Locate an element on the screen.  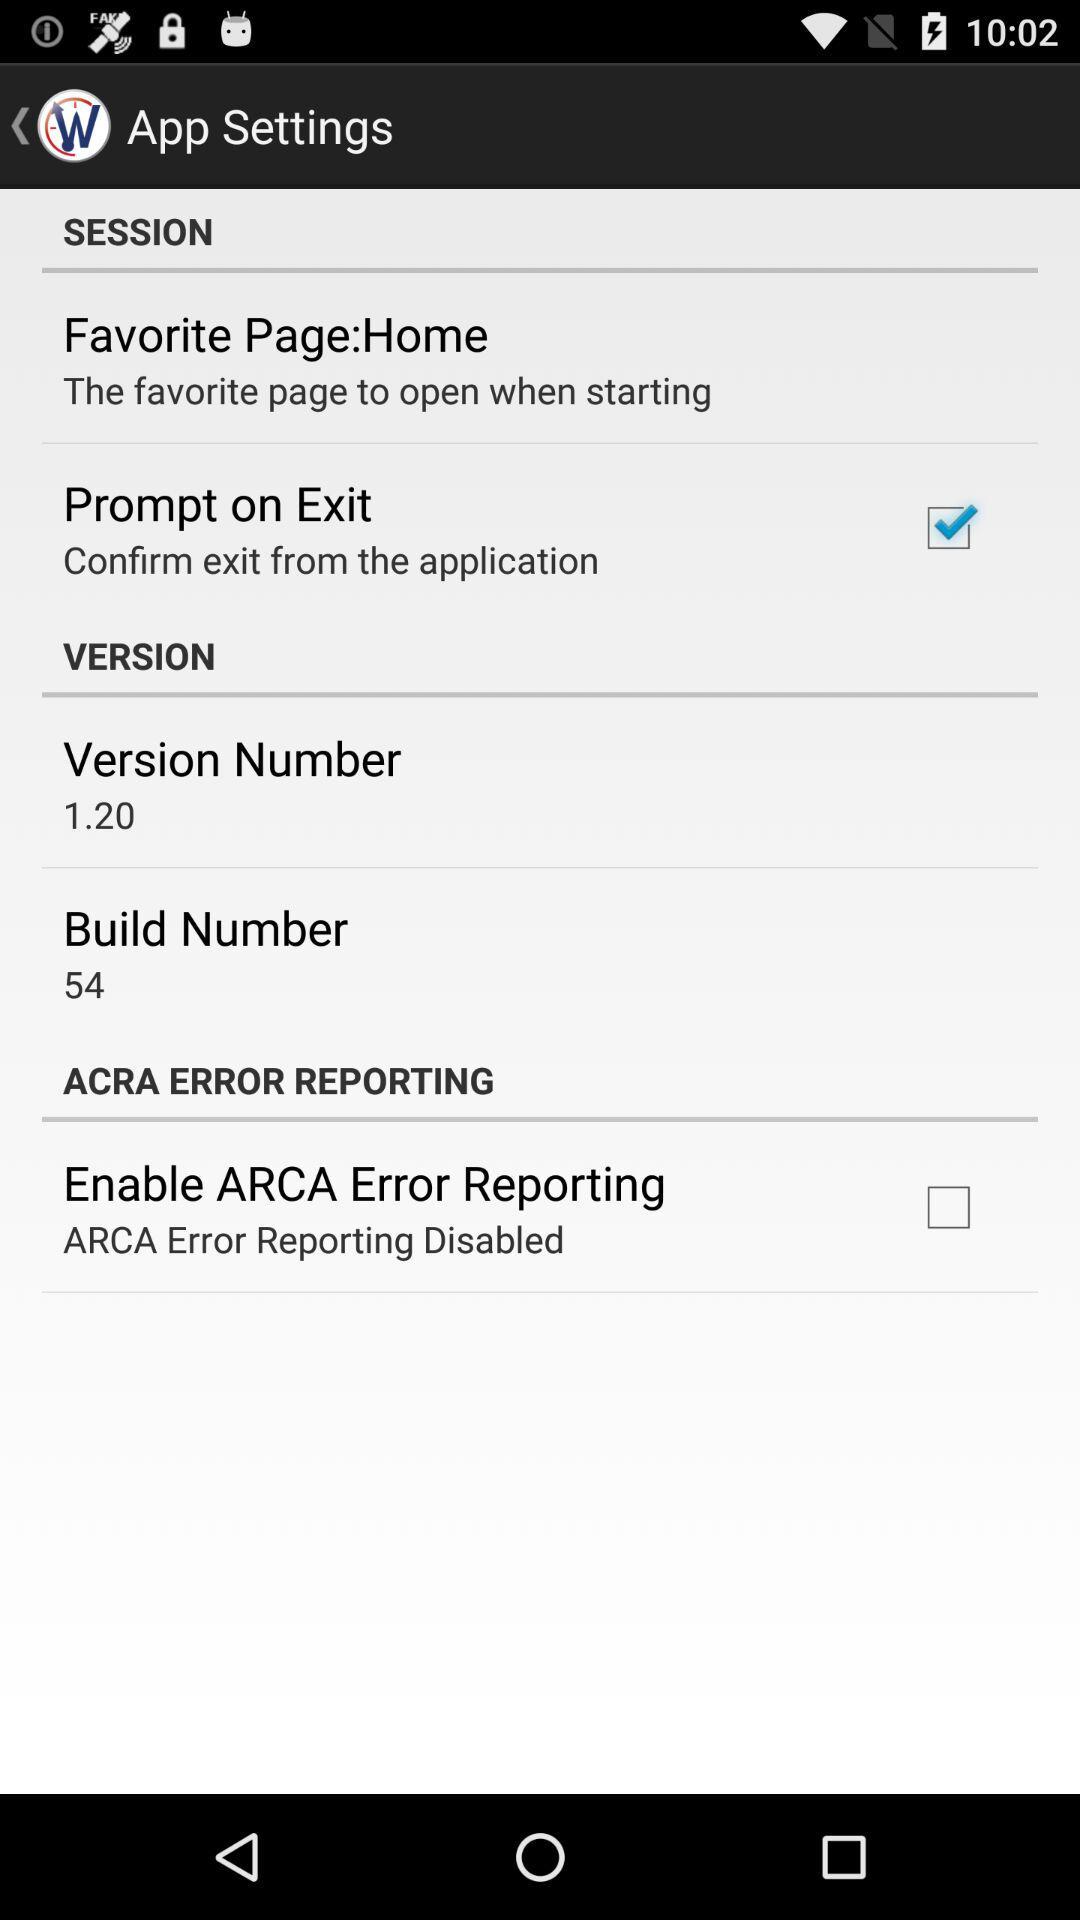
item above 1.20 icon is located at coordinates (231, 756).